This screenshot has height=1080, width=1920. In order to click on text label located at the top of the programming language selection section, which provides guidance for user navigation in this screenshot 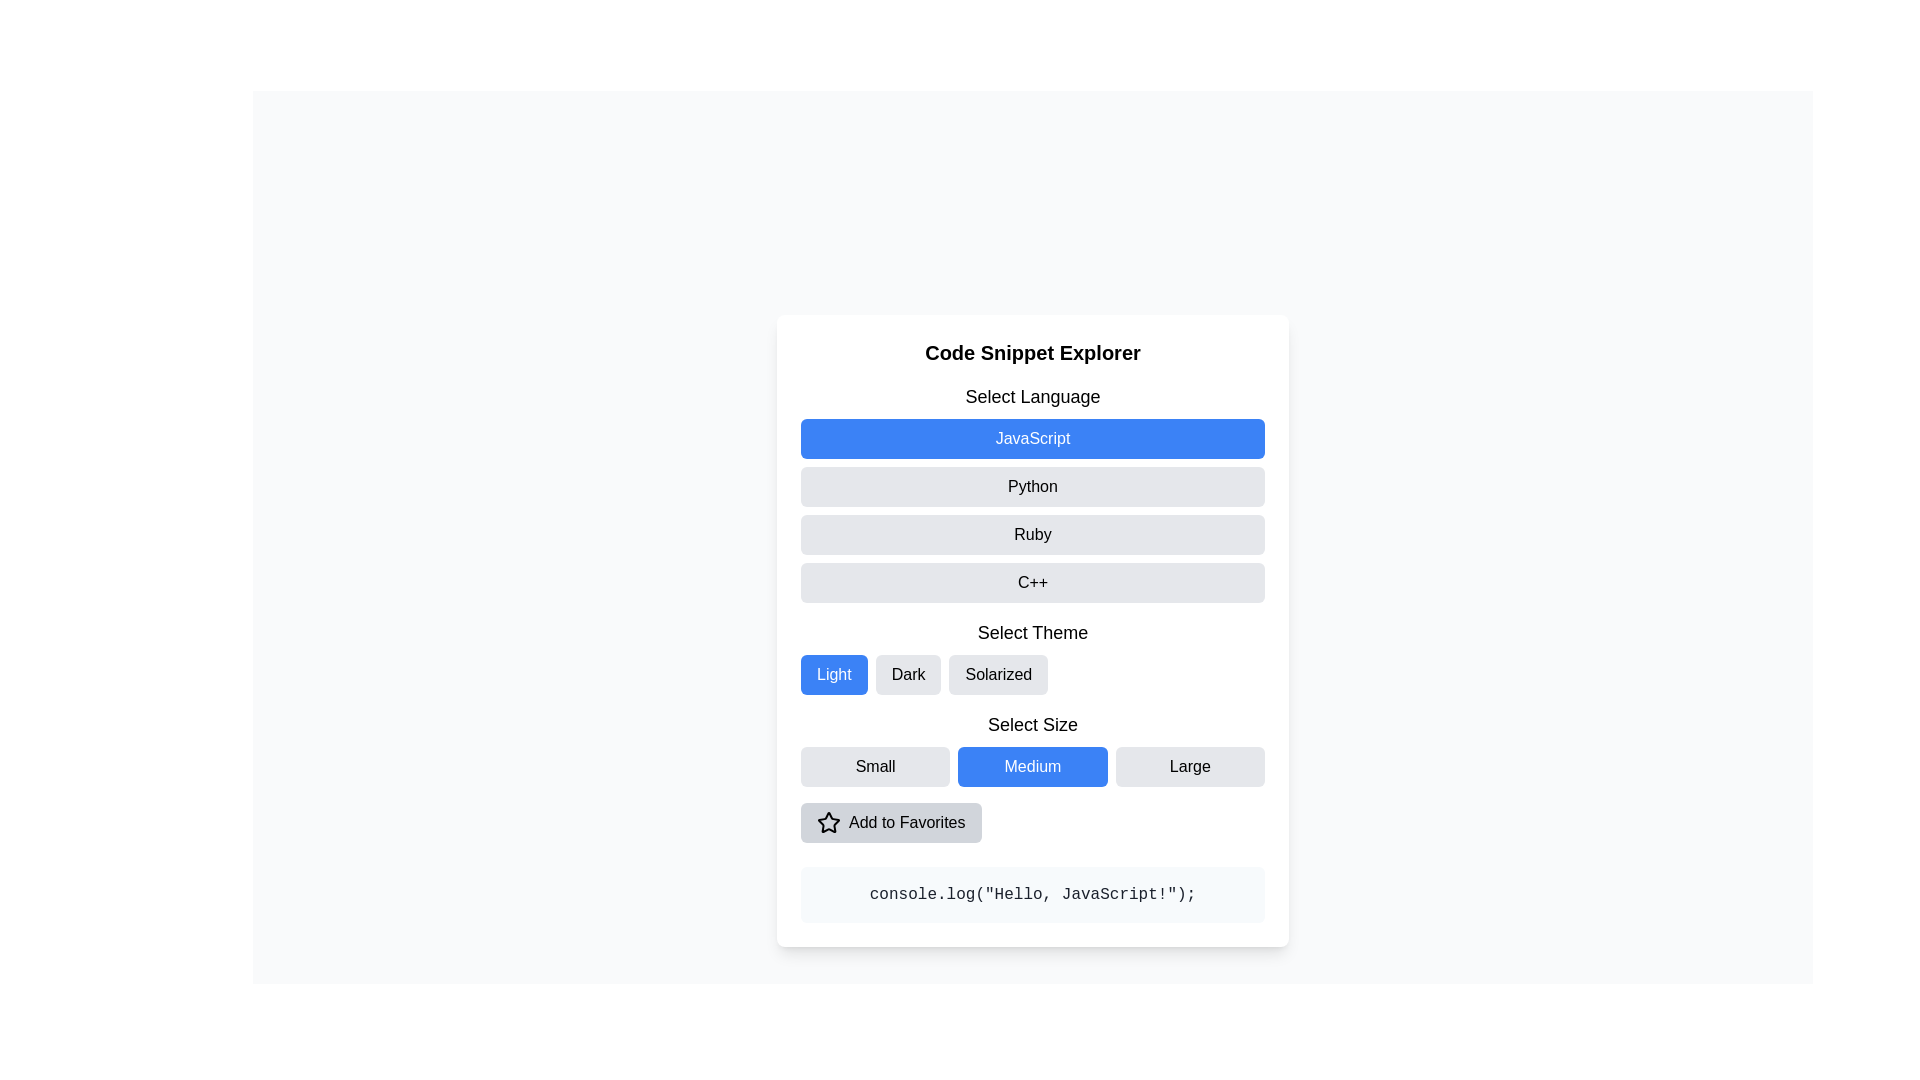, I will do `click(1032, 397)`.